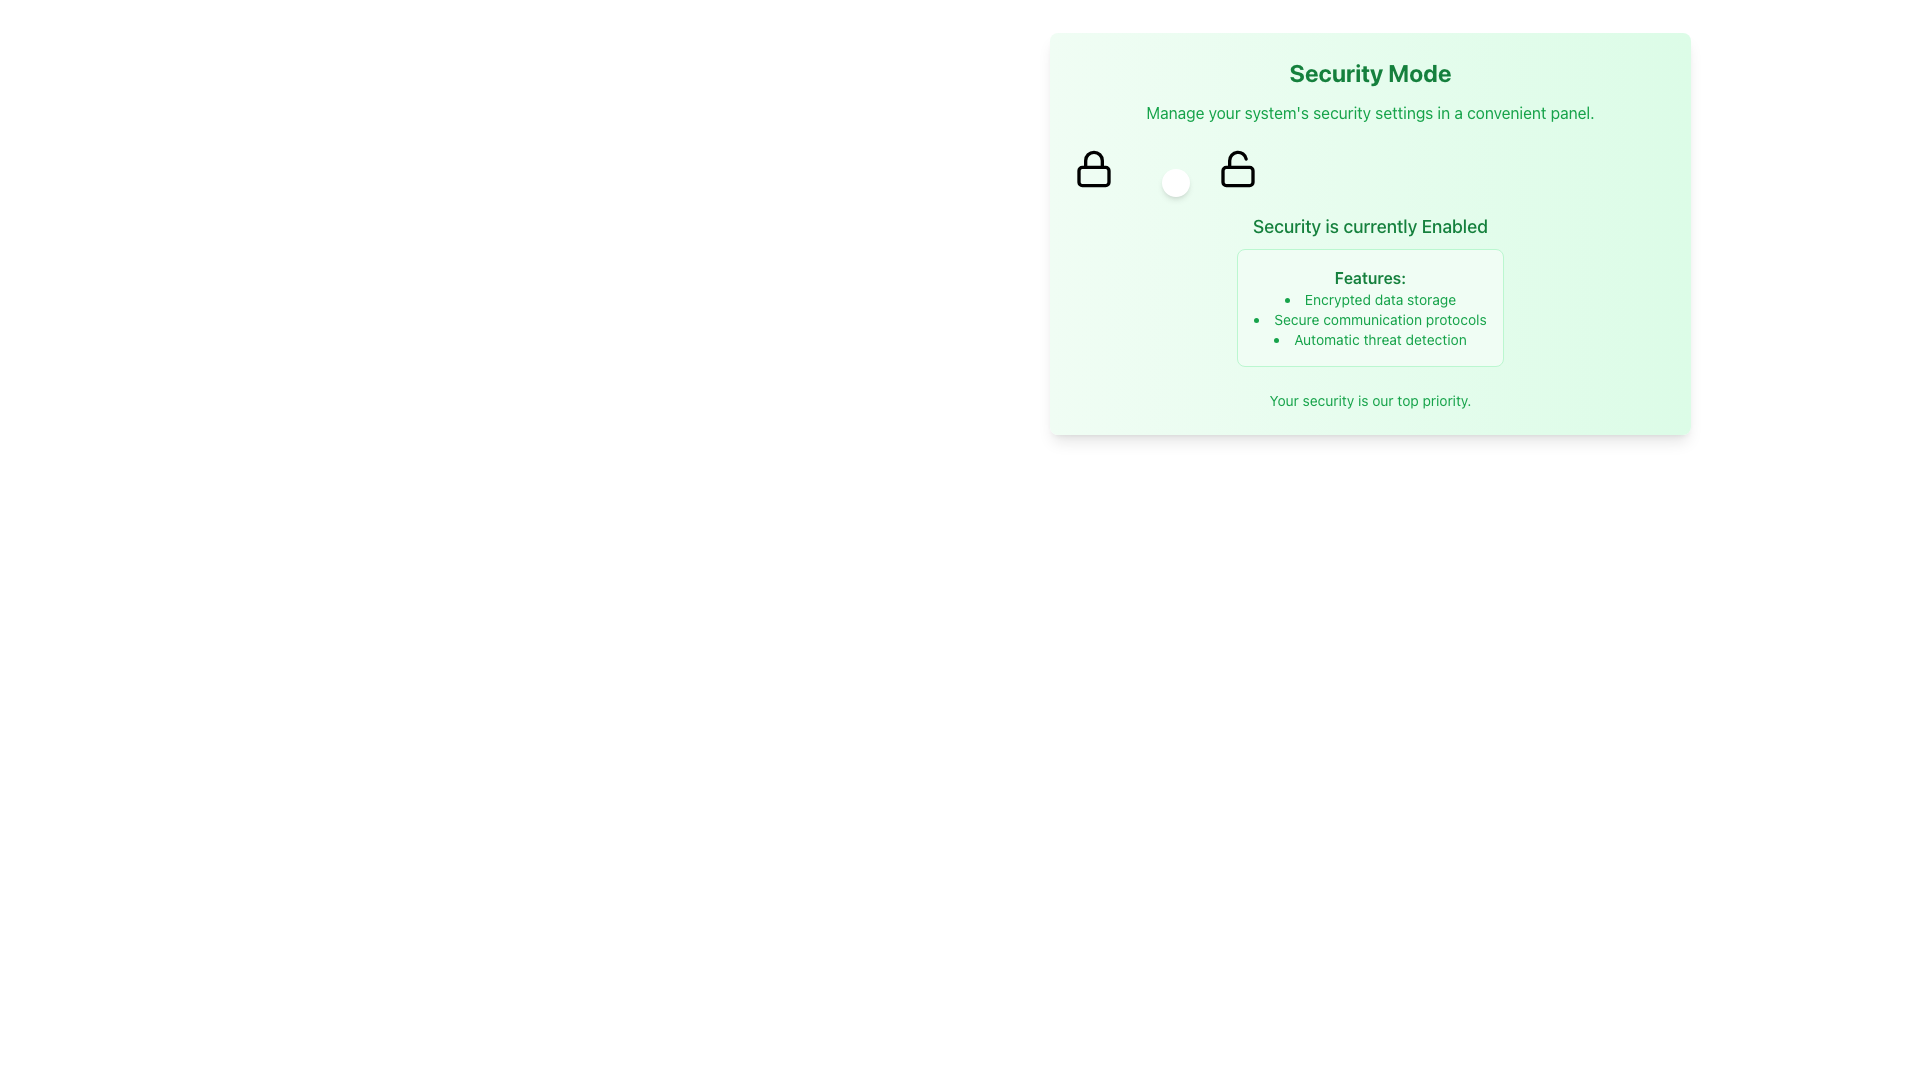 This screenshot has height=1080, width=1920. Describe the element at coordinates (1369, 289) in the screenshot. I see `the informational section displaying security features, which shows the text 'Security is currently Enabled' in a larger, bold green font, and includes a subsection labeled 'Features:' with a list of enabled security features` at that location.